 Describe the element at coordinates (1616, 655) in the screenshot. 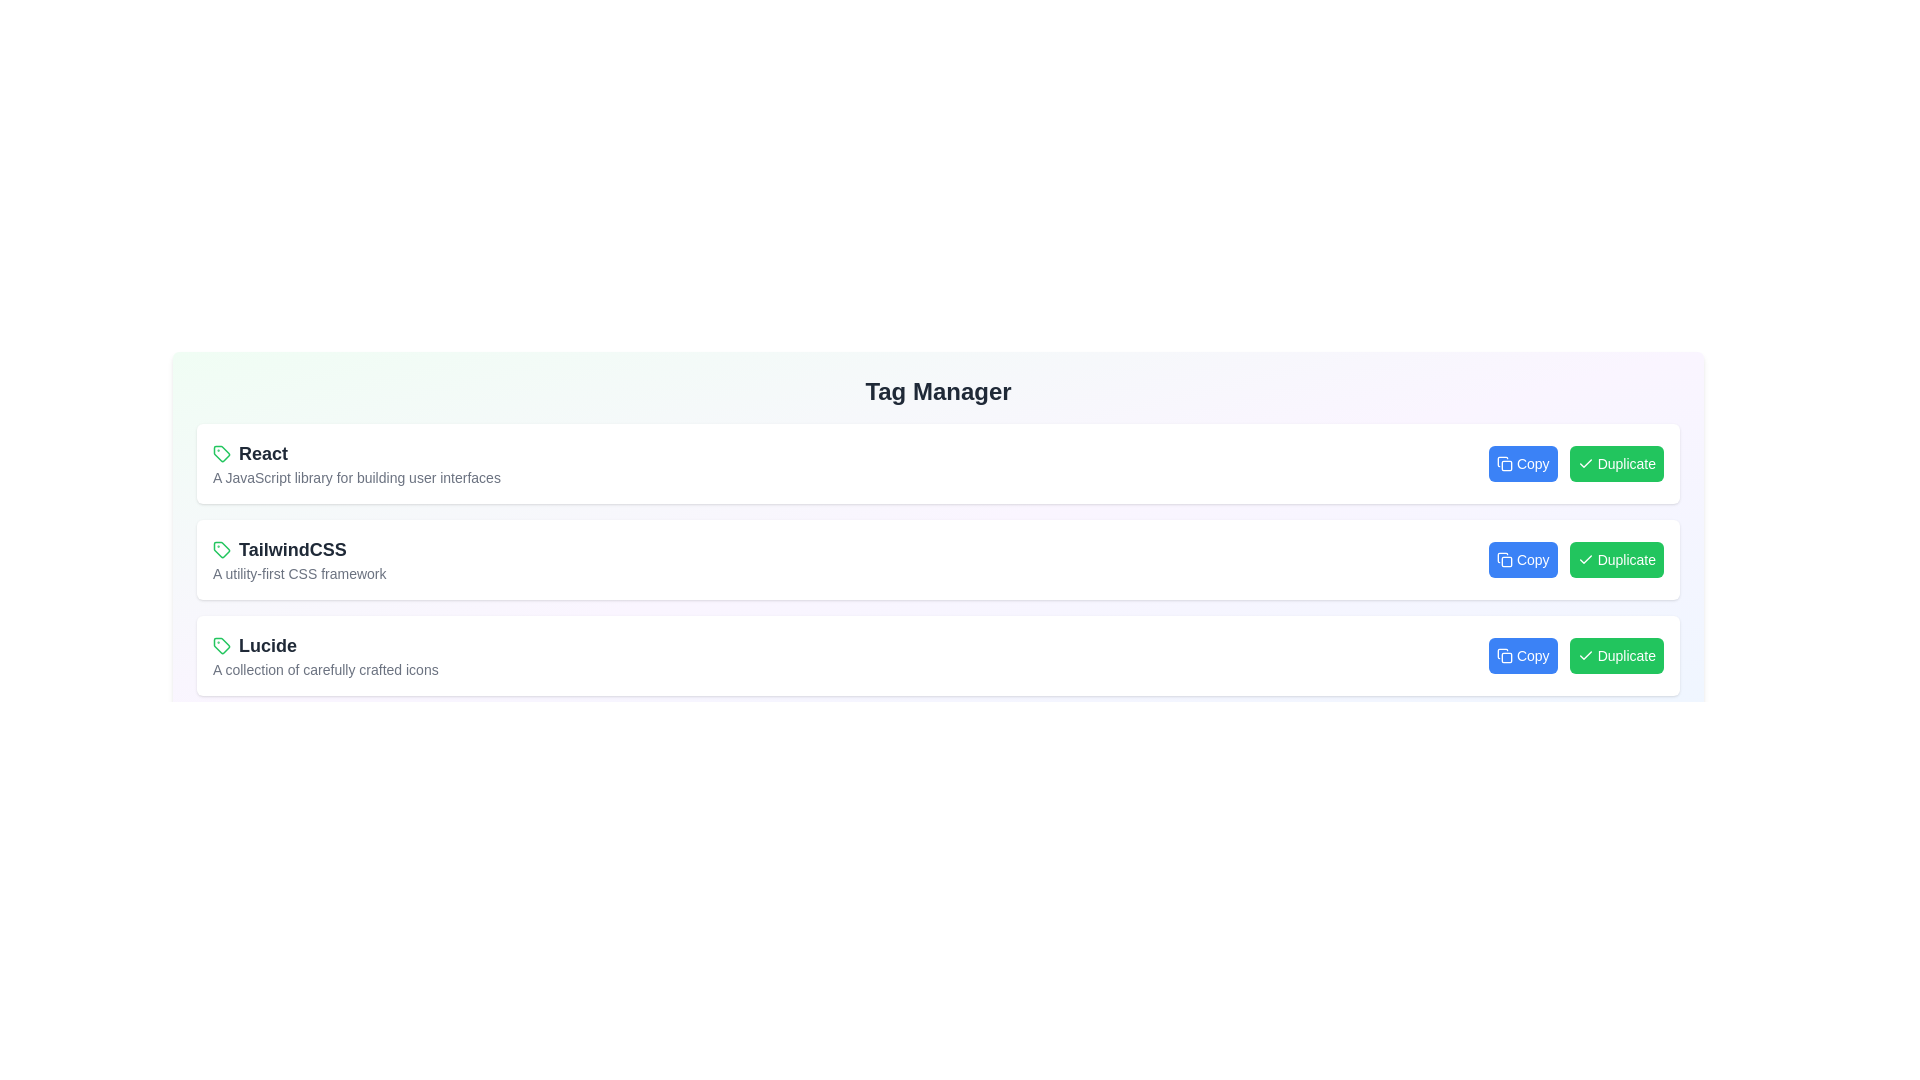

I see `'Duplicate' button for the tag labeled Lucide` at that location.